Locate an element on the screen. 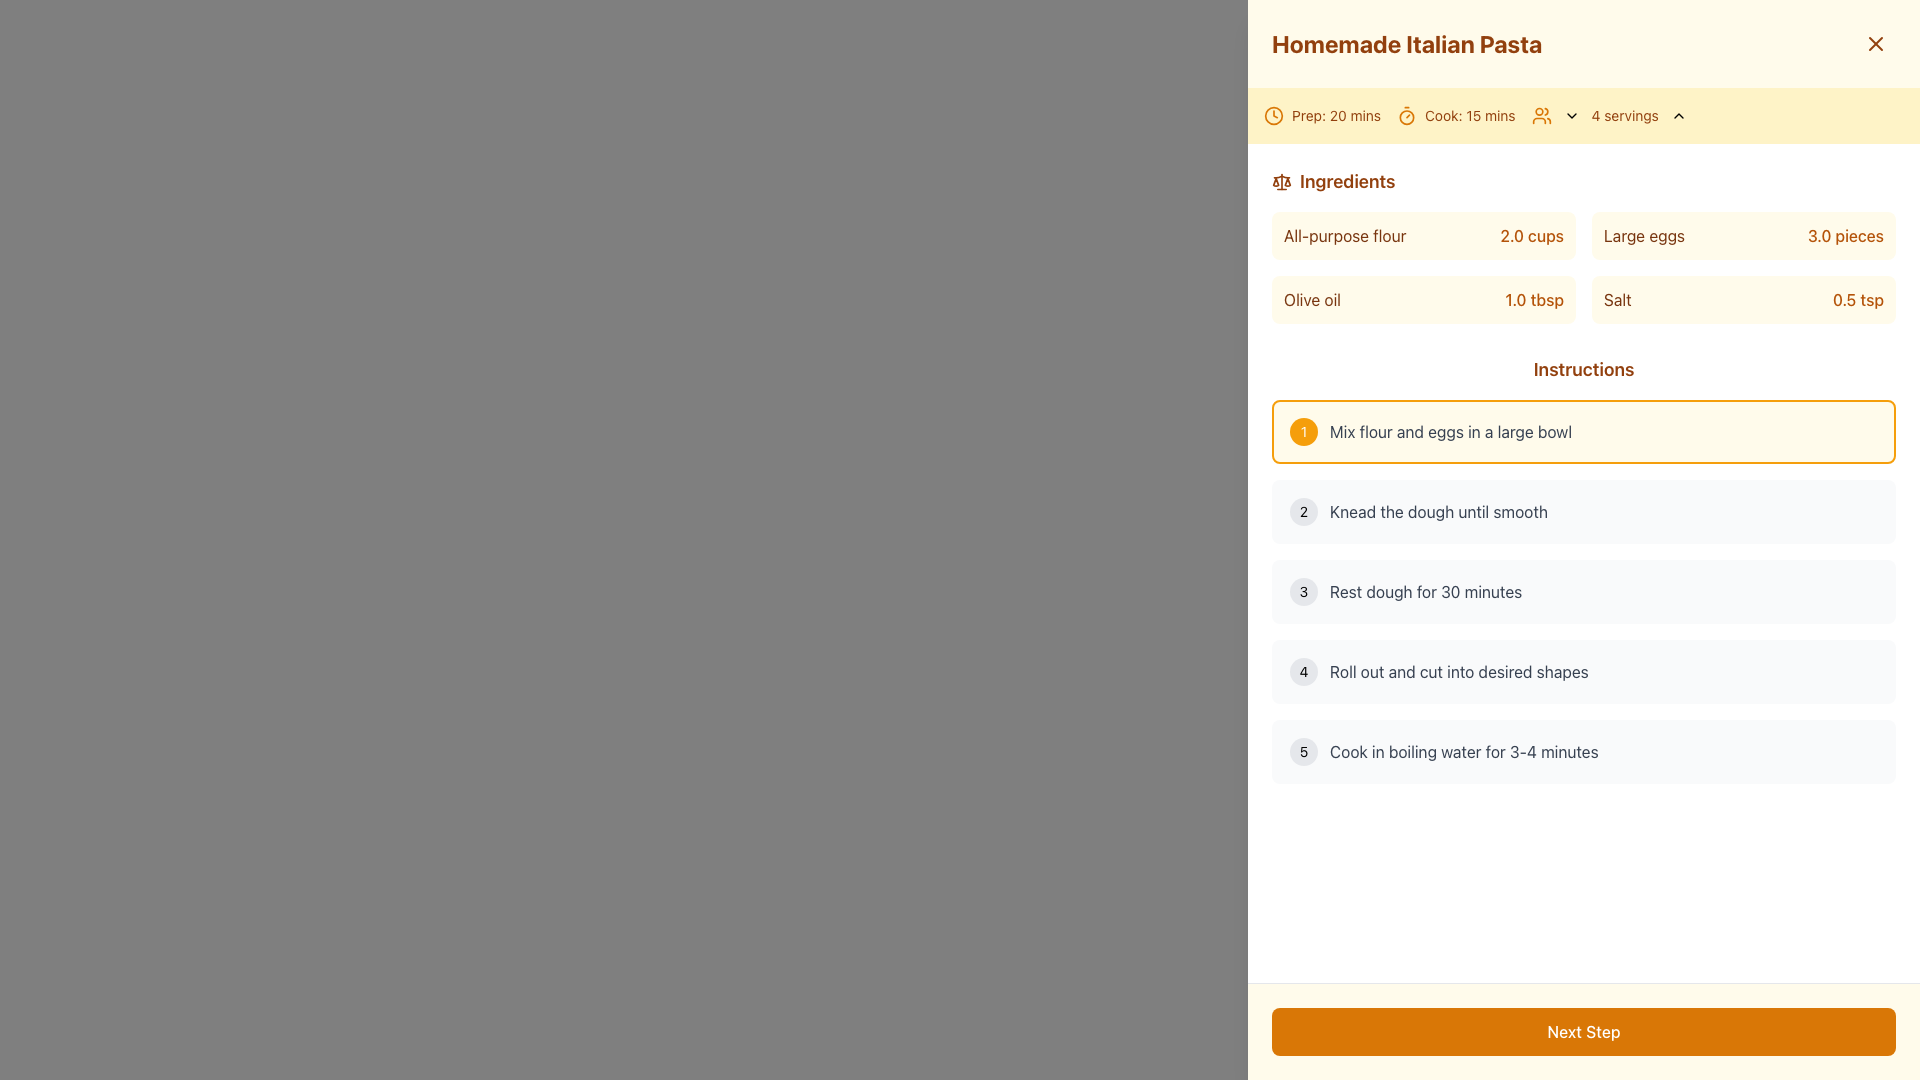 This screenshot has height=1080, width=1920. the Text label that provides the fourth step in the cooking instructions, positioned to the right of the circular icon with the number '4' is located at coordinates (1459, 671).